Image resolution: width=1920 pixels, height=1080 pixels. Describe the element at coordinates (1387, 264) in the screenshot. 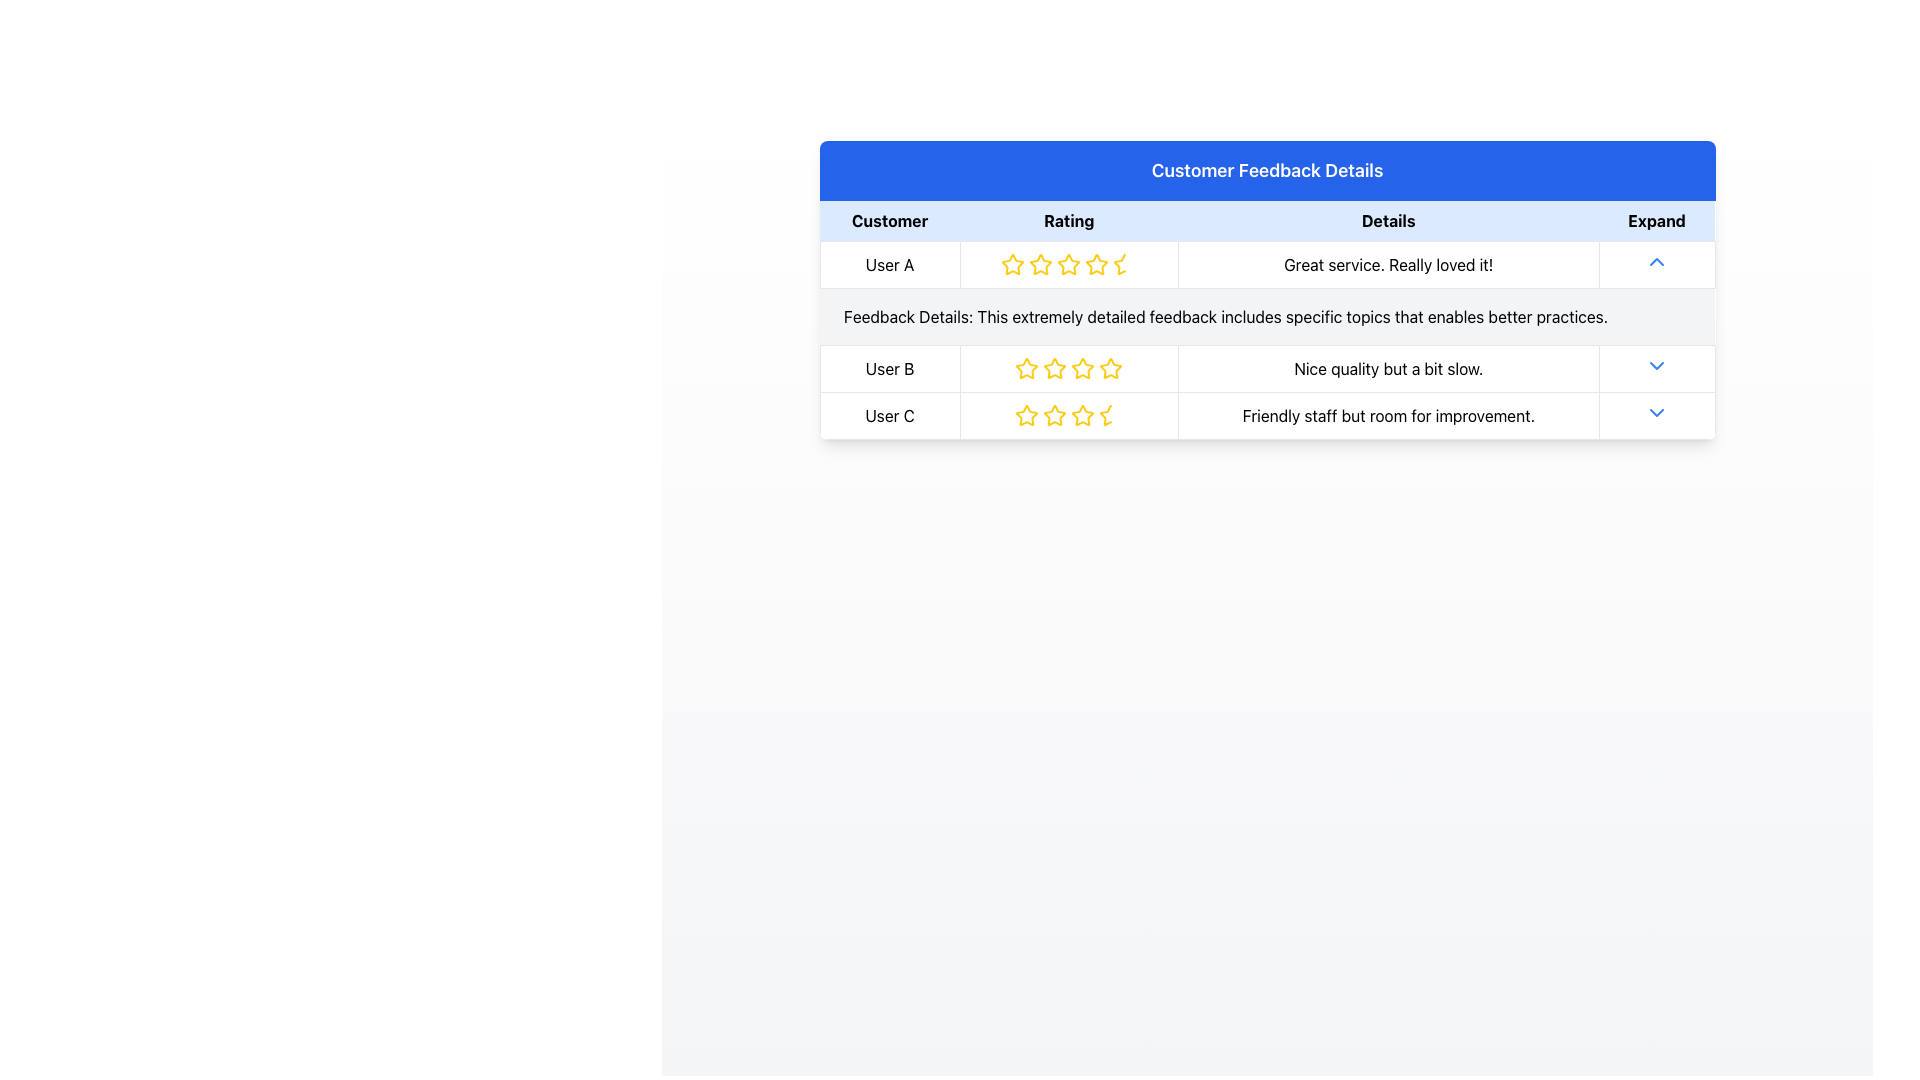

I see `the Text Display element located in the 'Details' column of the first row in the table, which displays the user's feedback or comment` at that location.